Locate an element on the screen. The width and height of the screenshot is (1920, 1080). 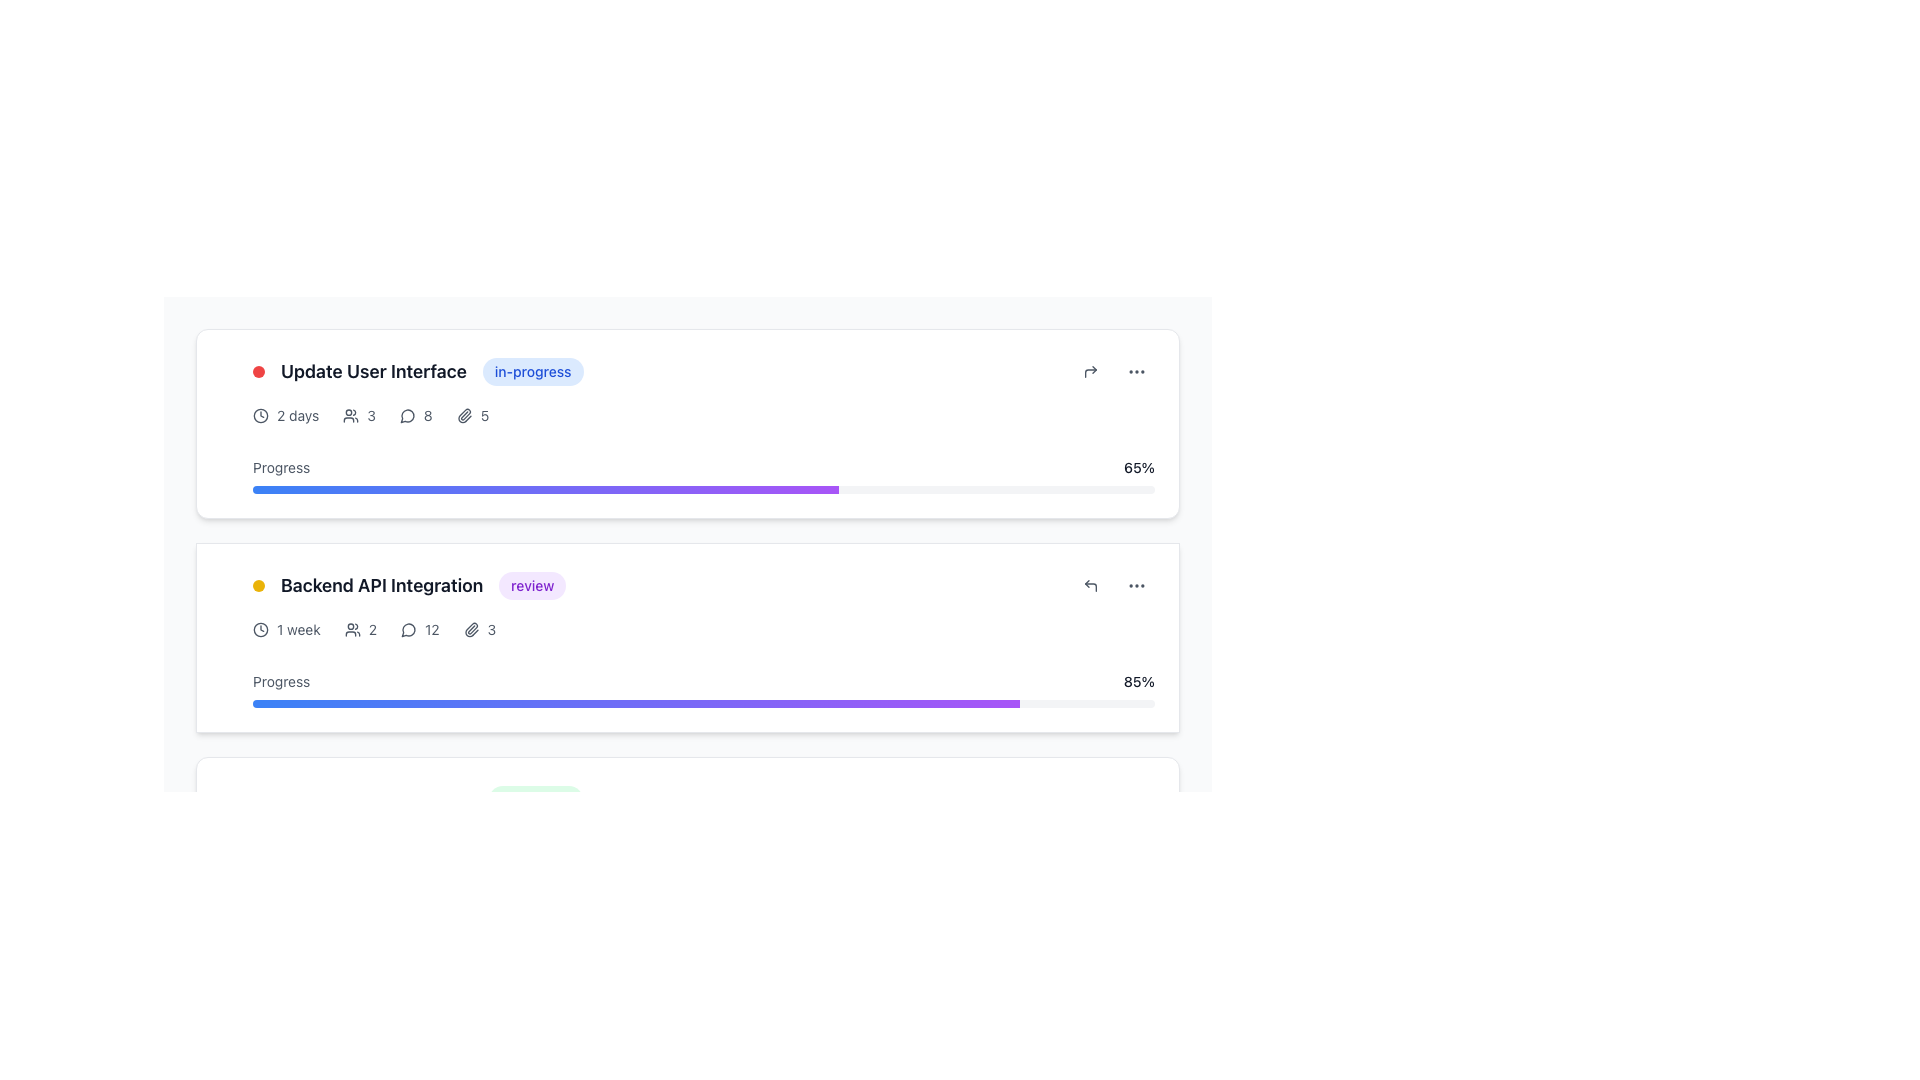
progress is located at coordinates (346, 489).